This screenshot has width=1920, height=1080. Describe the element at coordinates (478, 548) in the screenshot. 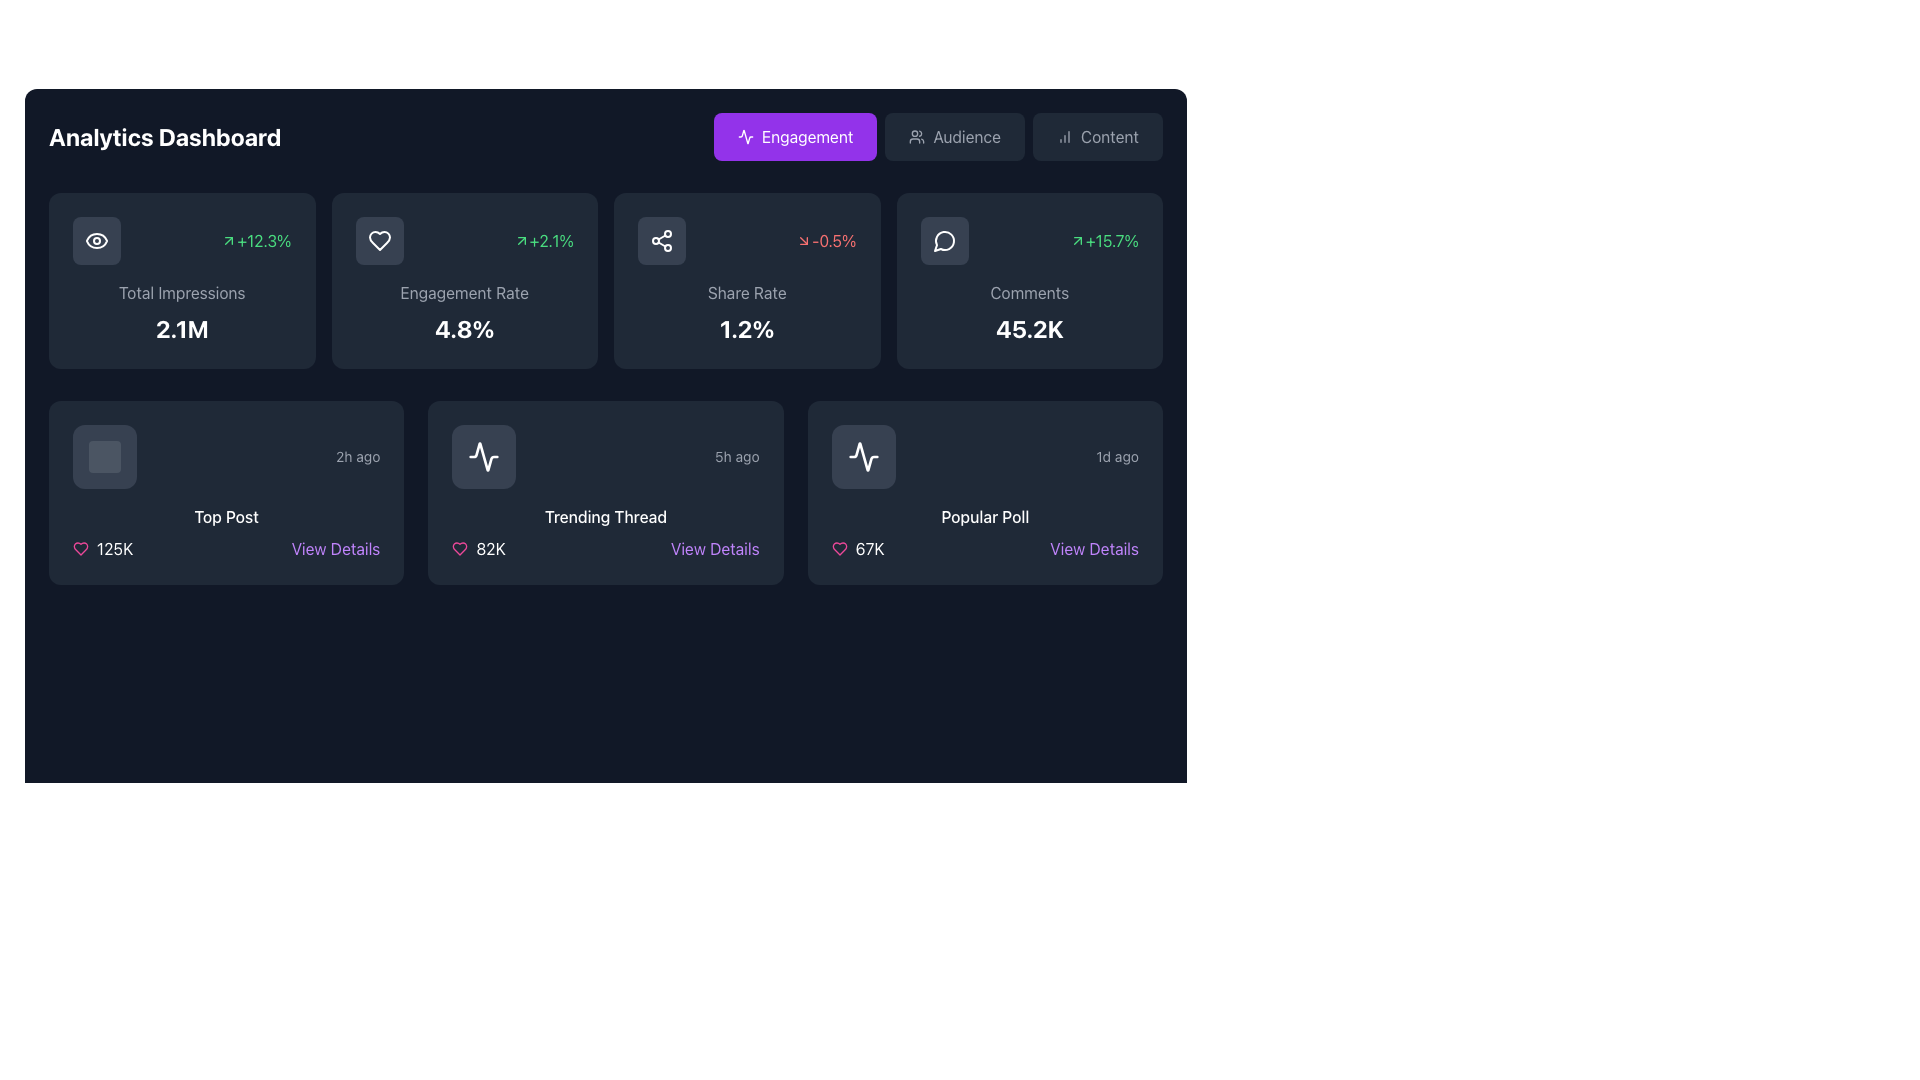

I see `the pink heart icon followed by the text '82K' located in the bottom section of the 'Trending Thread' card in the dashboard` at that location.